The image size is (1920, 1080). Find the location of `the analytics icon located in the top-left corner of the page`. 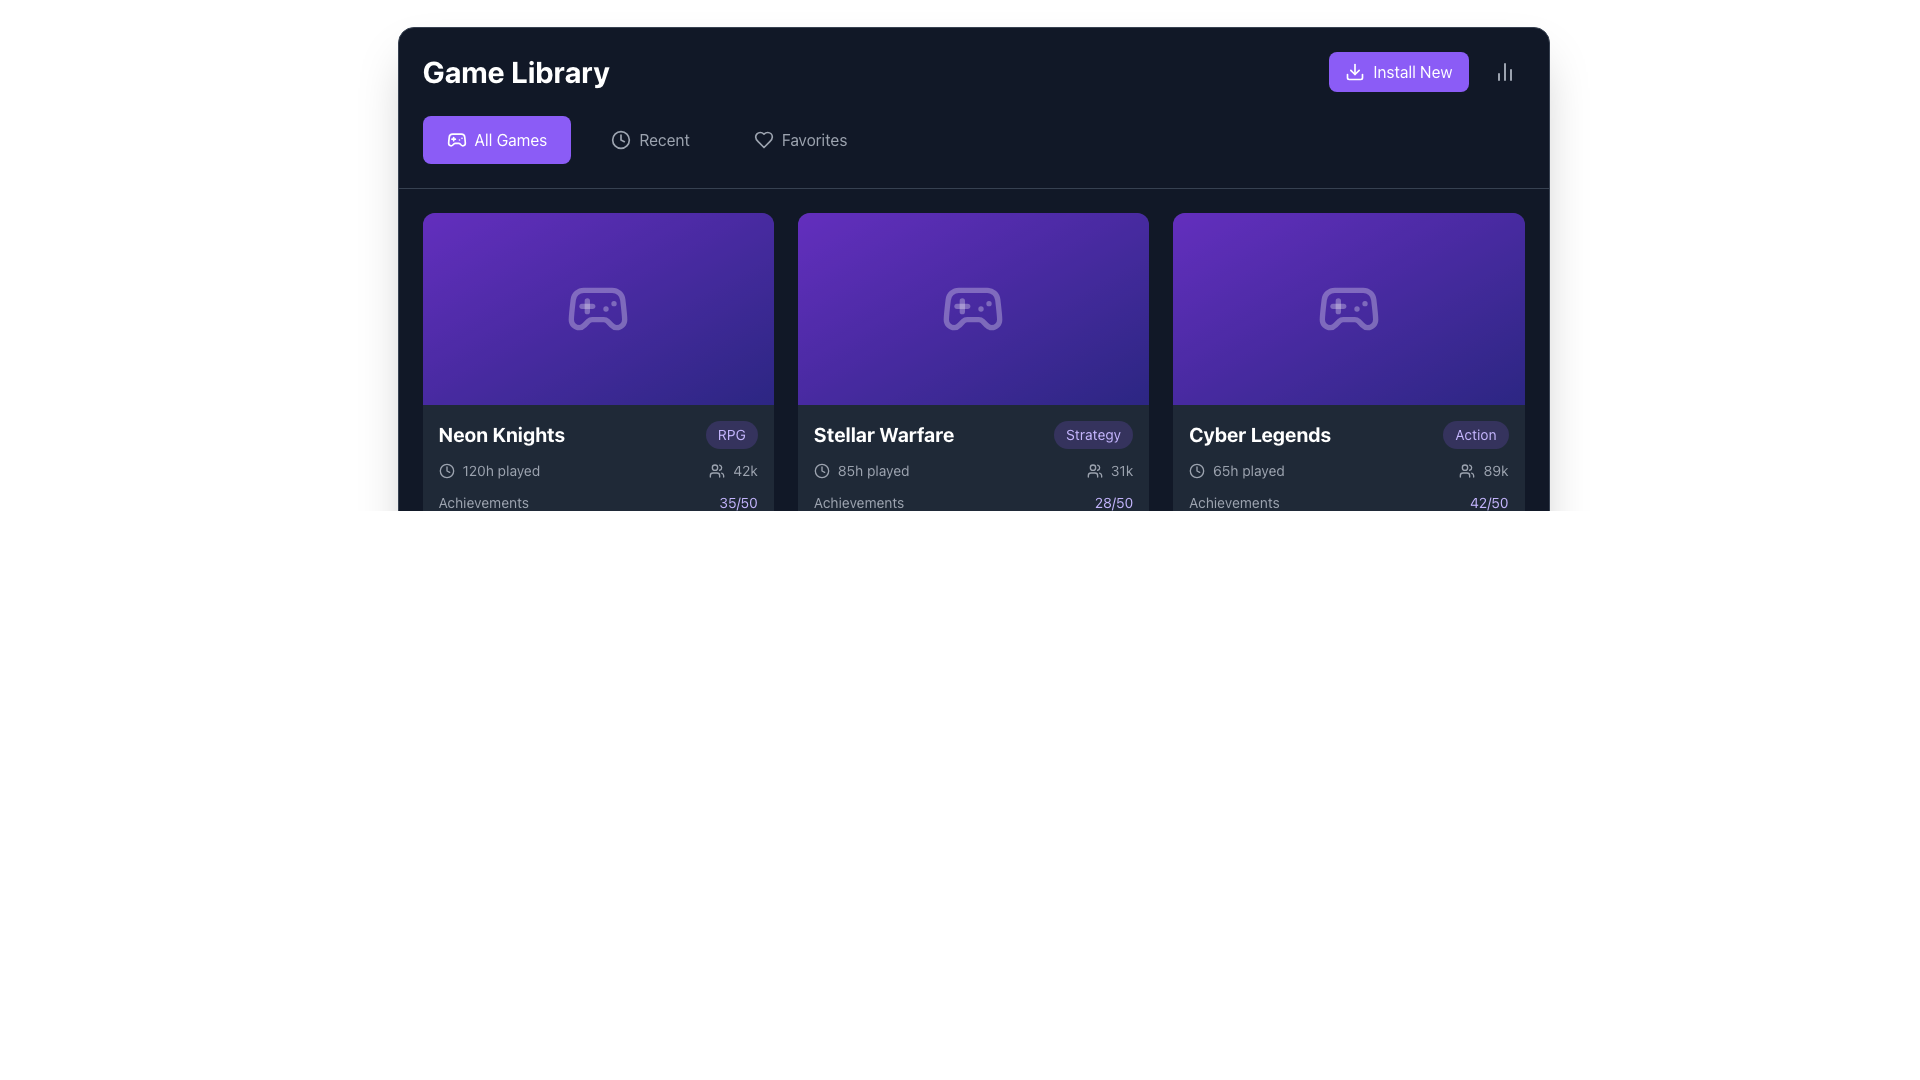

the analytics icon located in the top-left corner of the page is located at coordinates (1504, 71).